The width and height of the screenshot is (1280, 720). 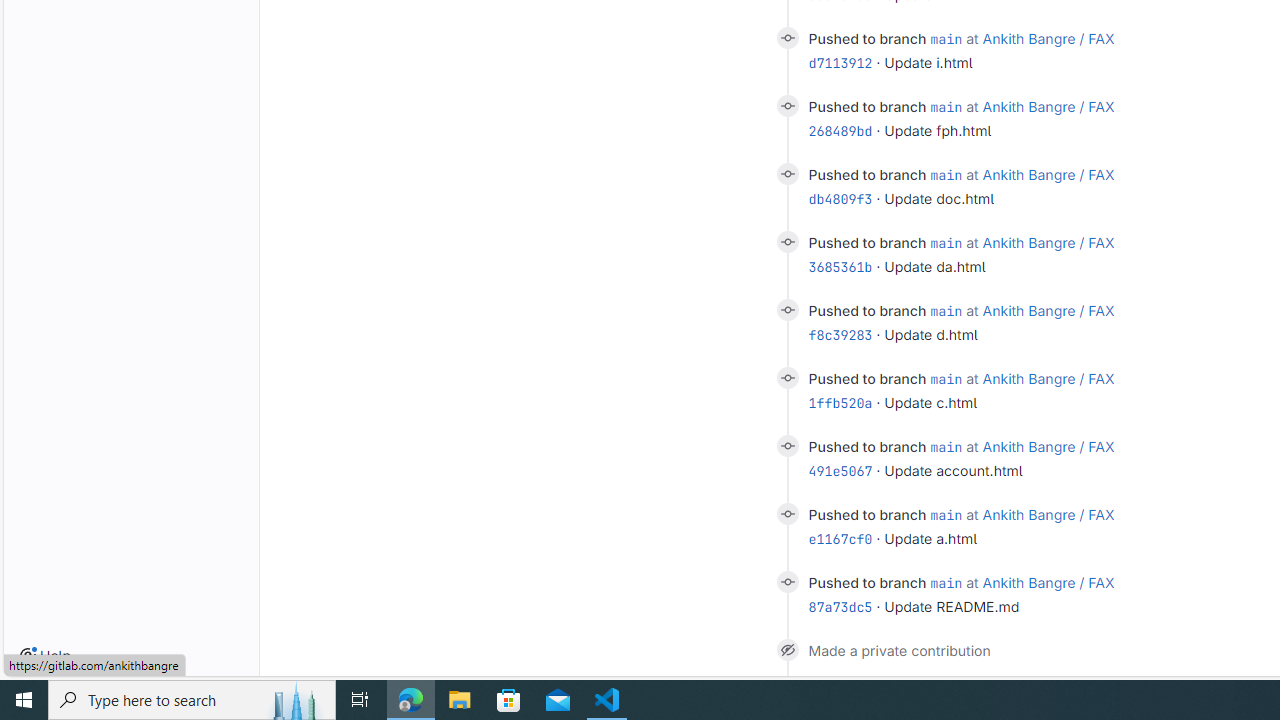 I want to click on 'Help', so click(x=45, y=655).